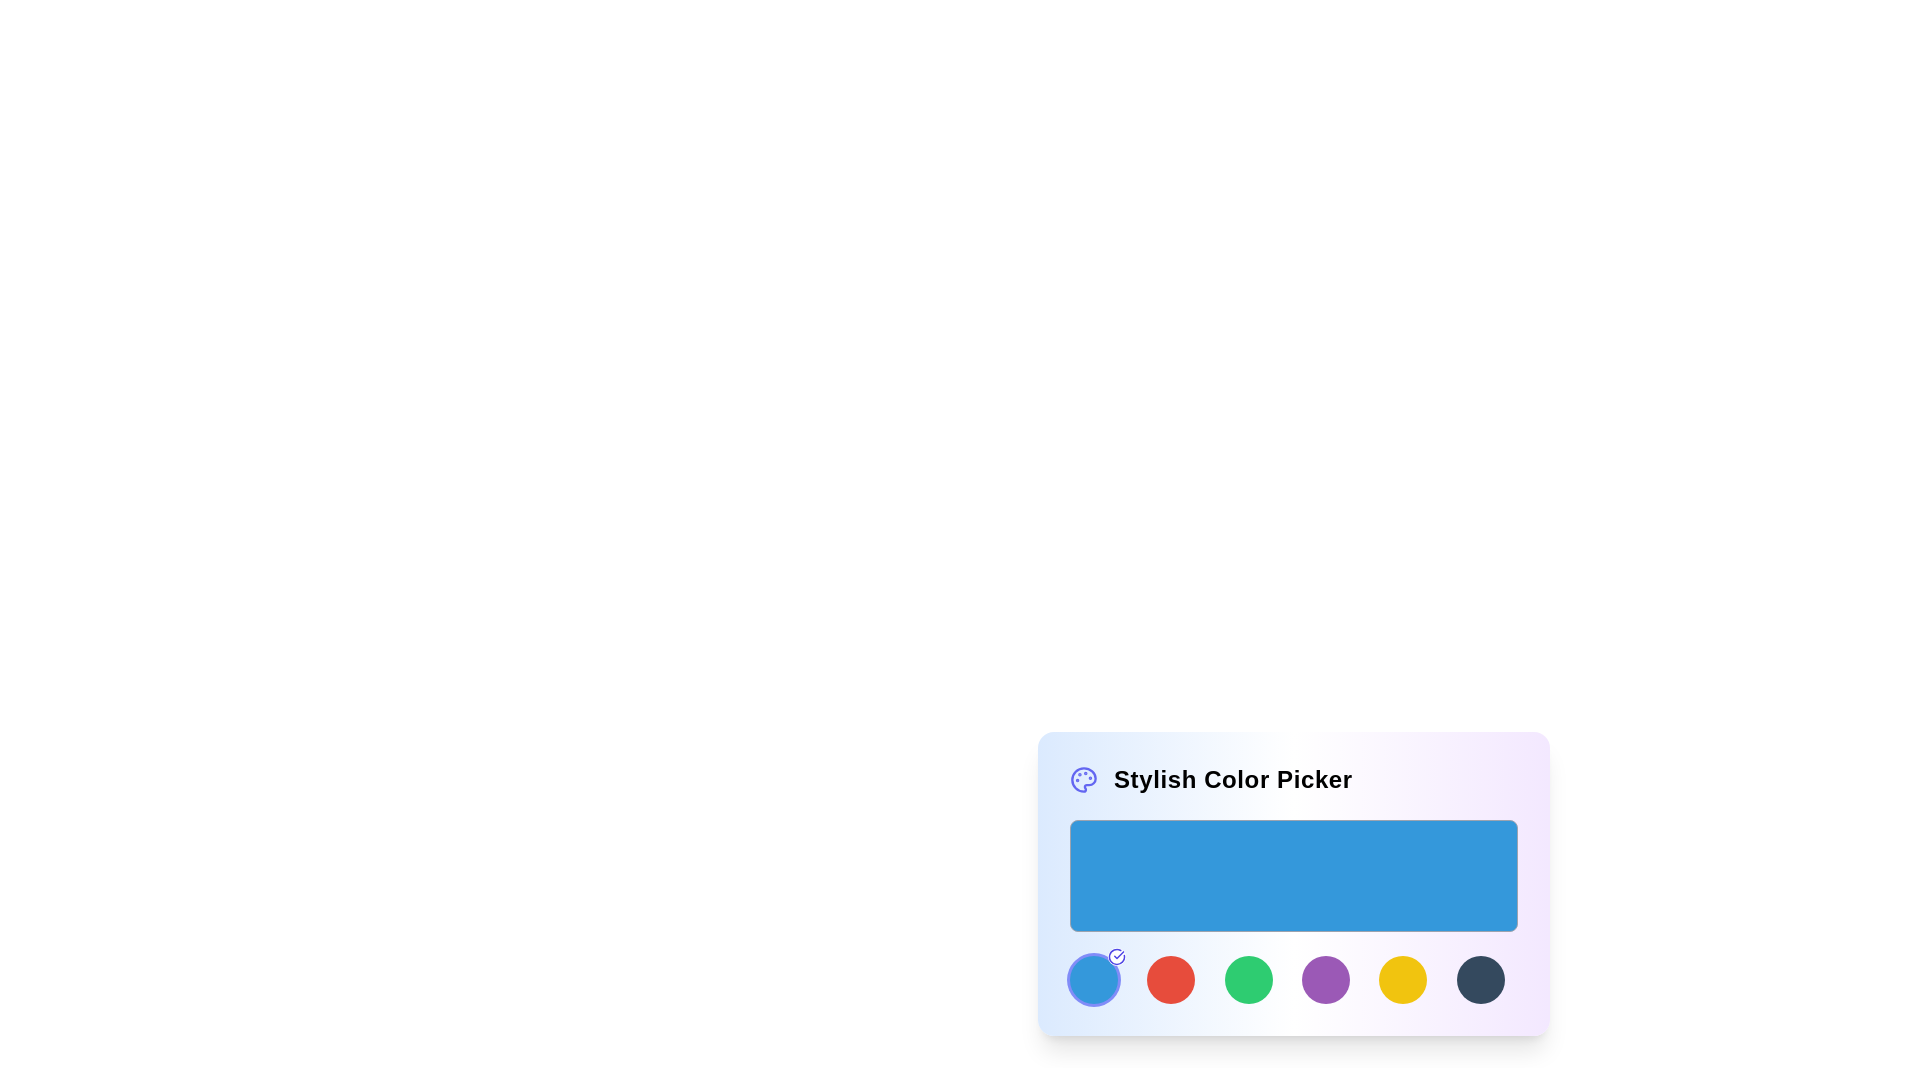  I want to click on the dark blue circular button, which is the sixth button in a grid layout, to trigger the scale effect, so click(1480, 978).